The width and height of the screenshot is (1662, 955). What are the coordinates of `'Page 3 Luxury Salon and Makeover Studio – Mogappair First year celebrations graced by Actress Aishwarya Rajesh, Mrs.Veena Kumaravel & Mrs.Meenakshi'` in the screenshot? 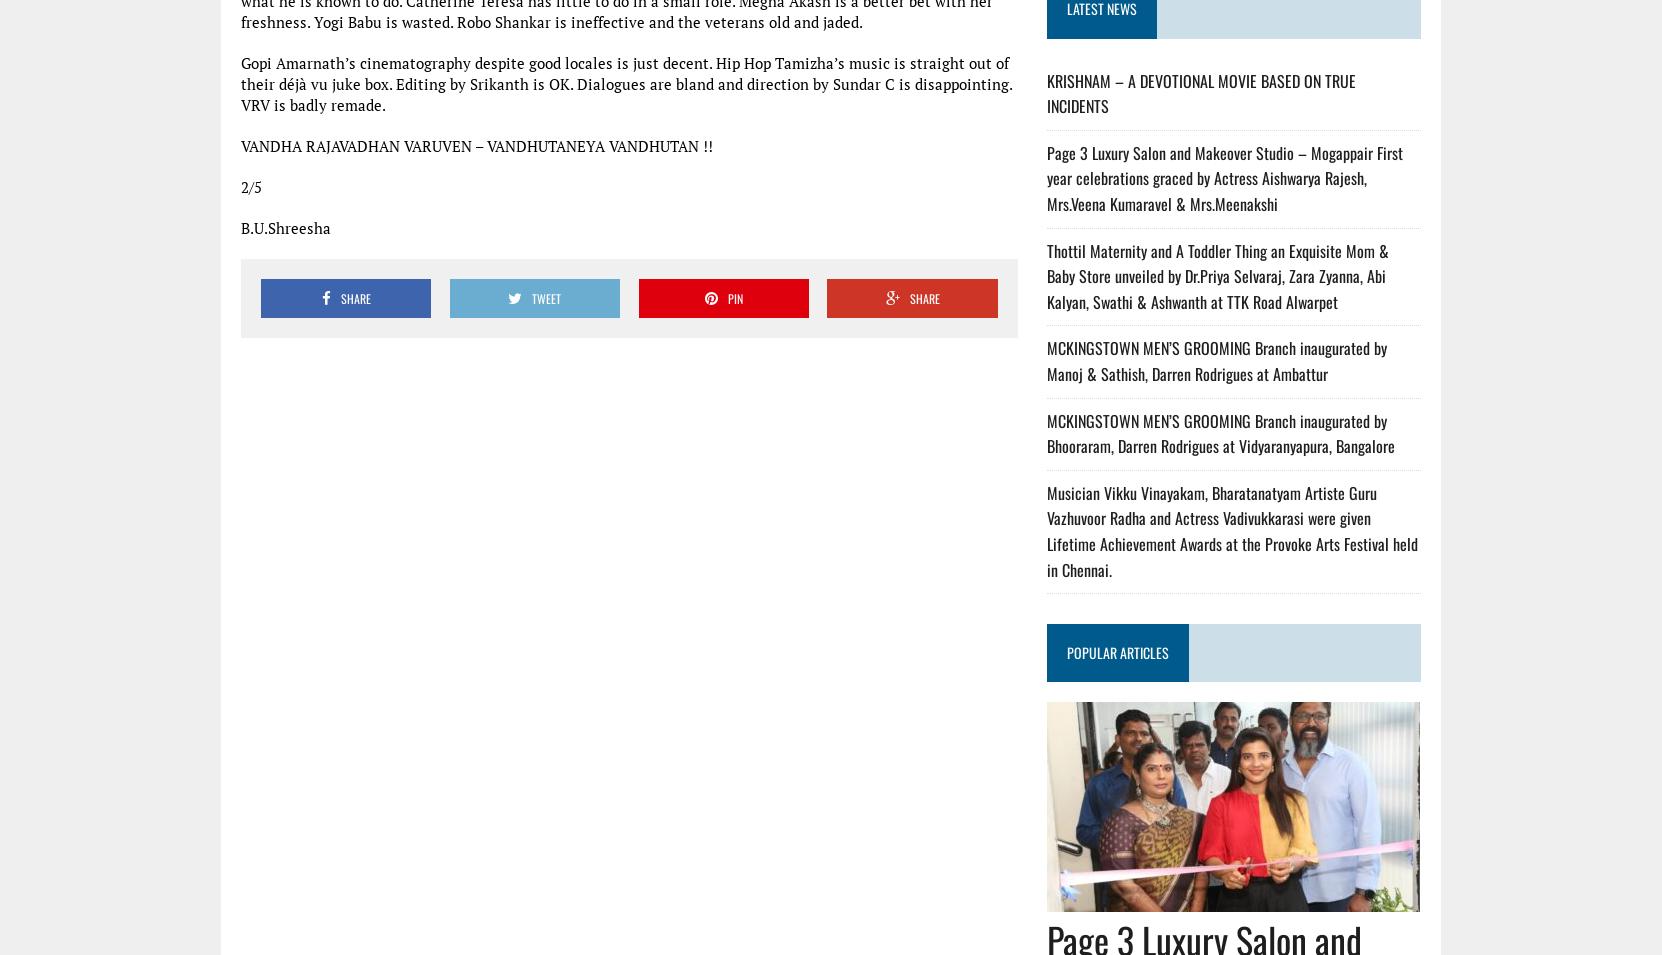 It's located at (1224, 178).